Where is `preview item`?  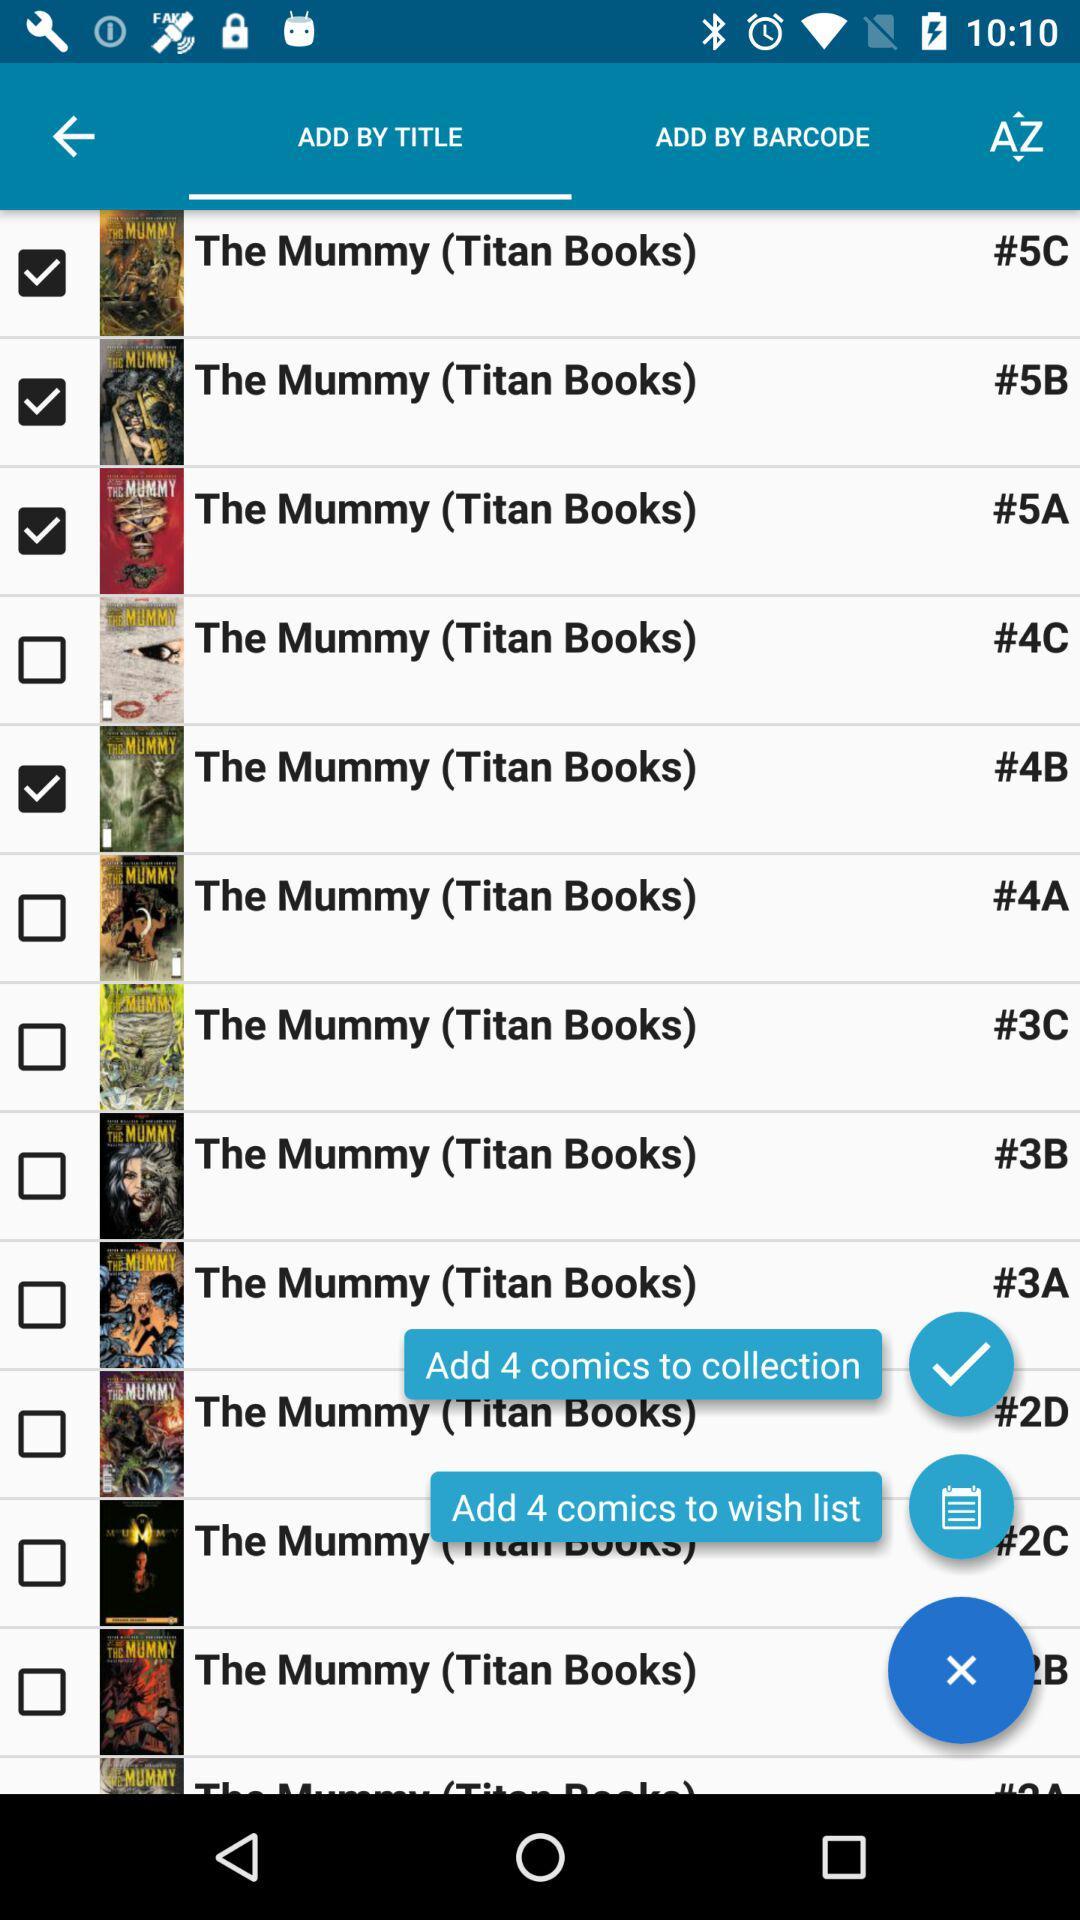 preview item is located at coordinates (140, 1045).